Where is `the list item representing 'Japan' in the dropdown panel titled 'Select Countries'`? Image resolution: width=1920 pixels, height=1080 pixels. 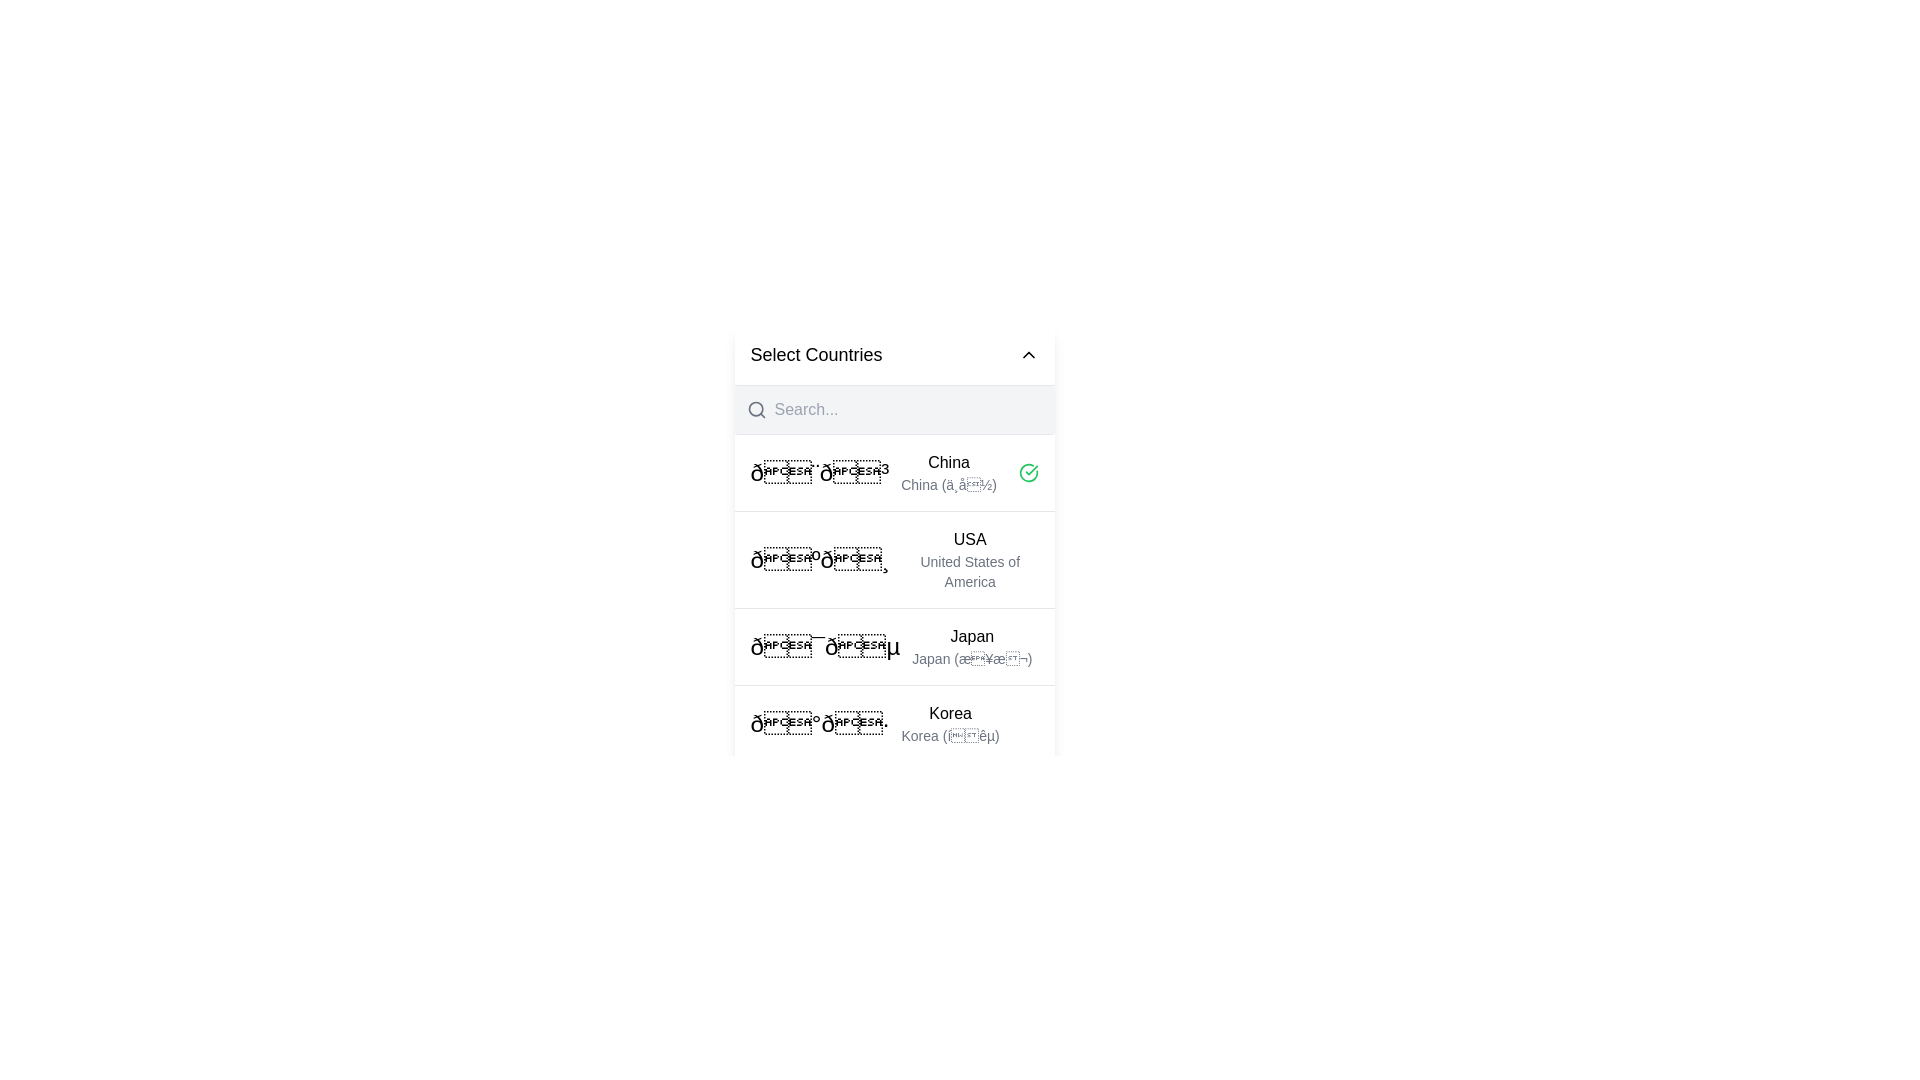 the list item representing 'Japan' in the dropdown panel titled 'Select Countries' is located at coordinates (893, 640).